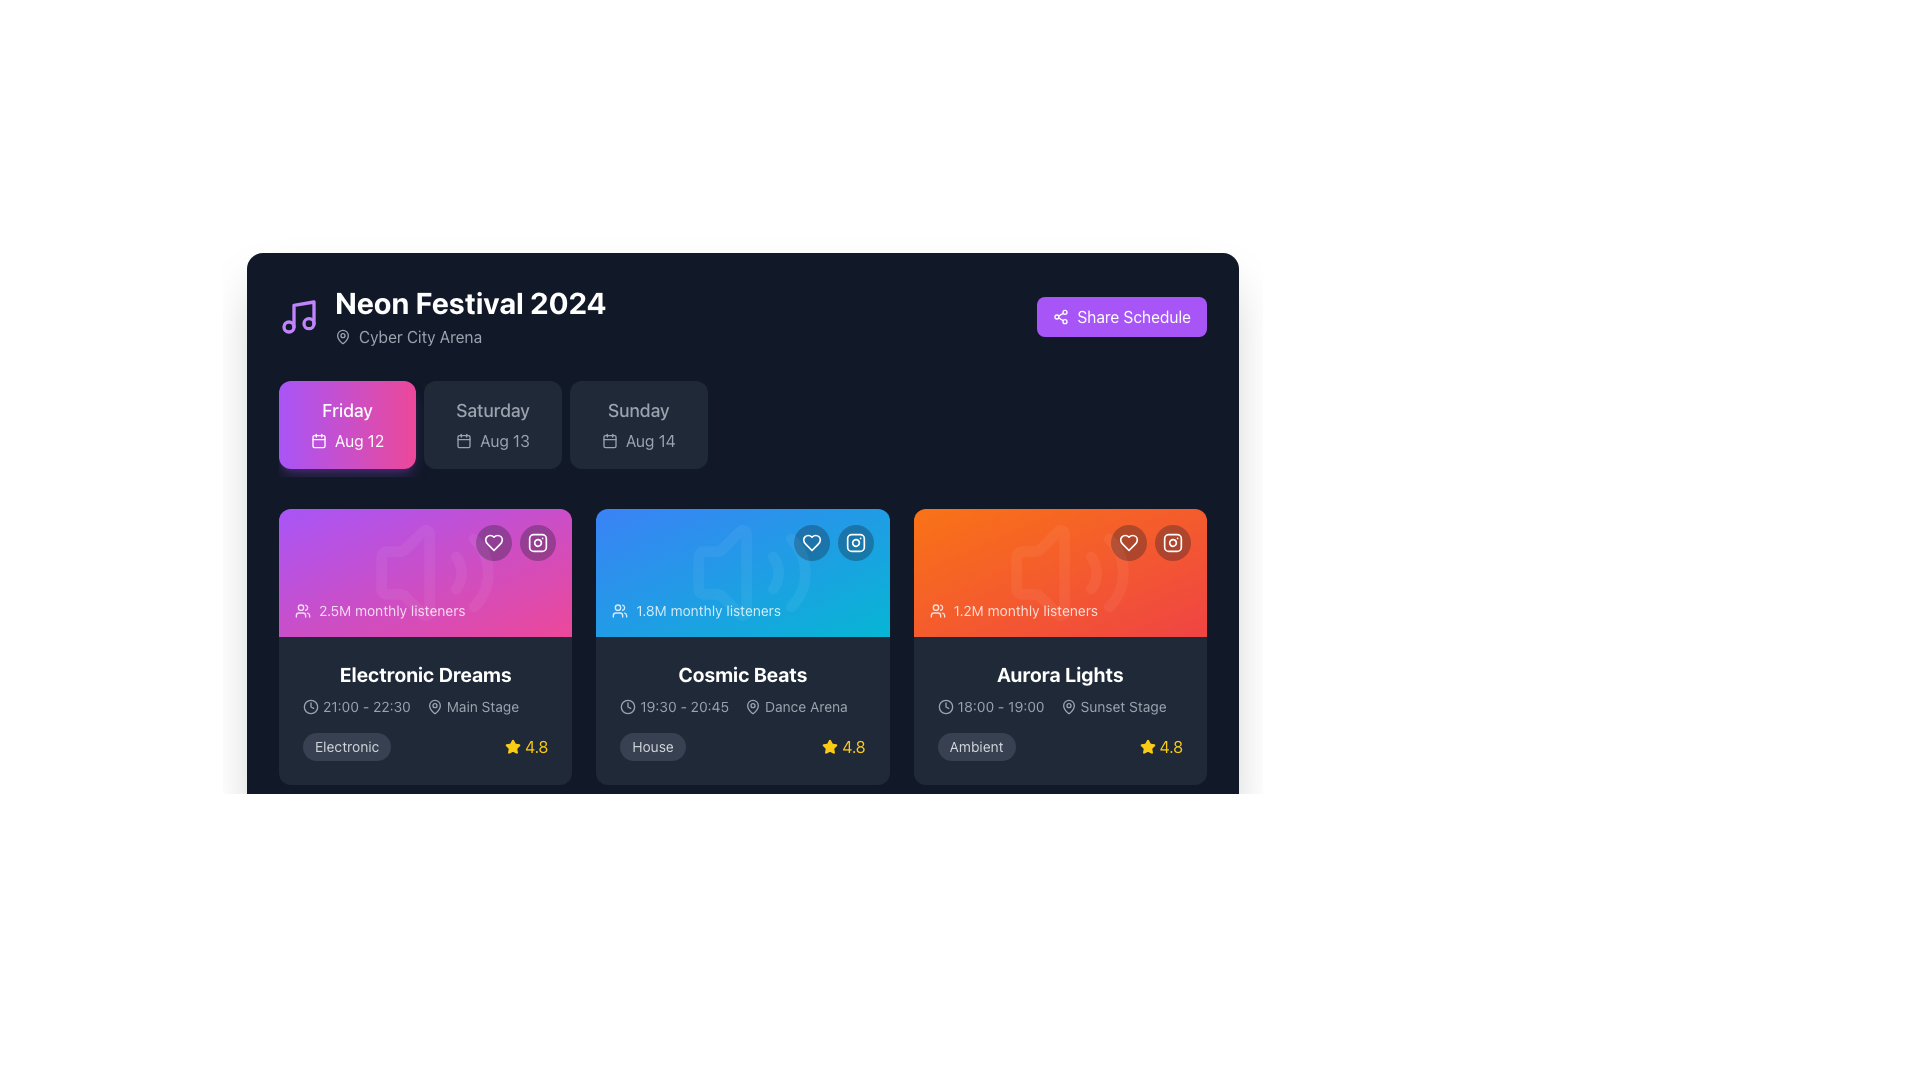  What do you see at coordinates (342, 335) in the screenshot?
I see `the location marker icon positioned to the left of the 'Cyber City Arena' text in the top section of the interface` at bounding box center [342, 335].